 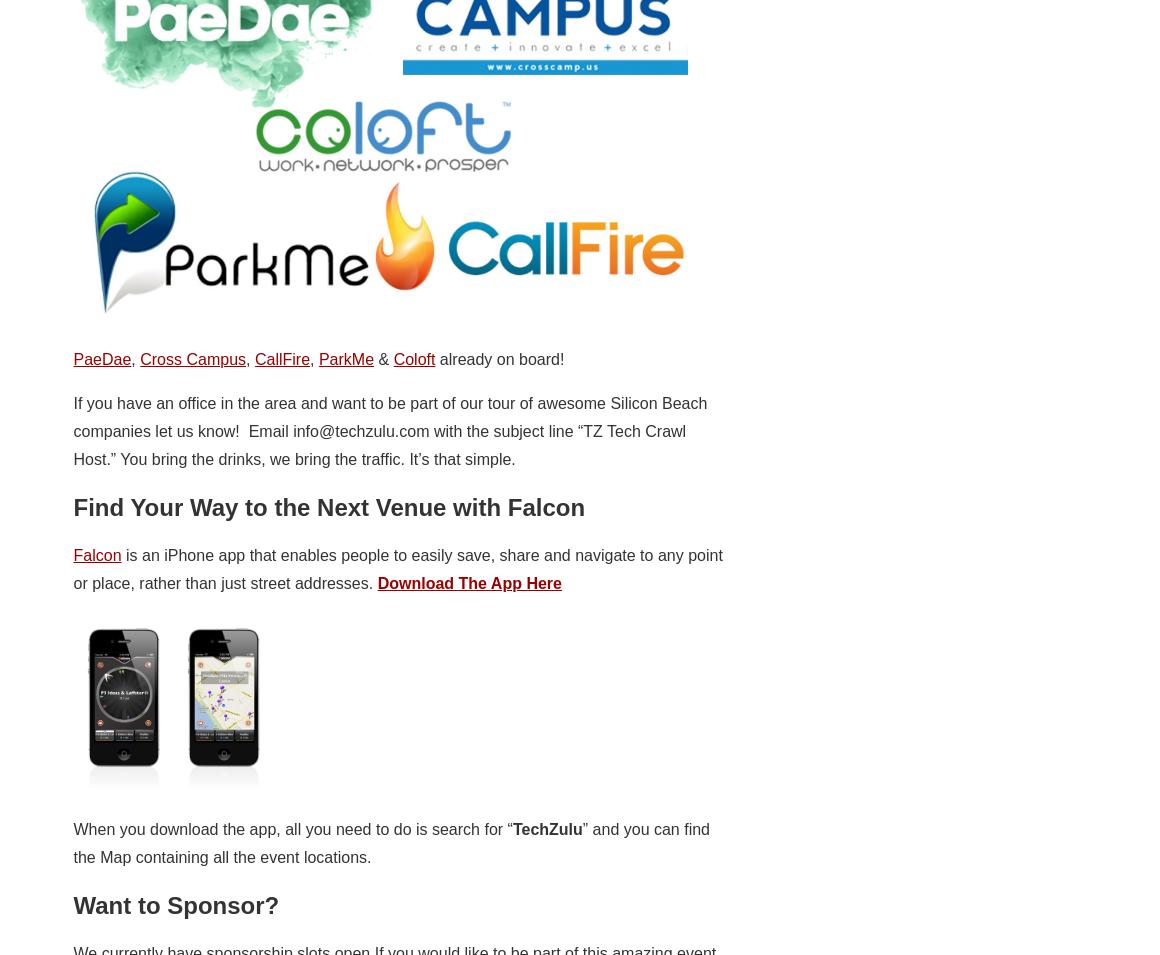 What do you see at coordinates (327, 506) in the screenshot?
I see `'Find Your Way to the Next Venue with Falcon'` at bounding box center [327, 506].